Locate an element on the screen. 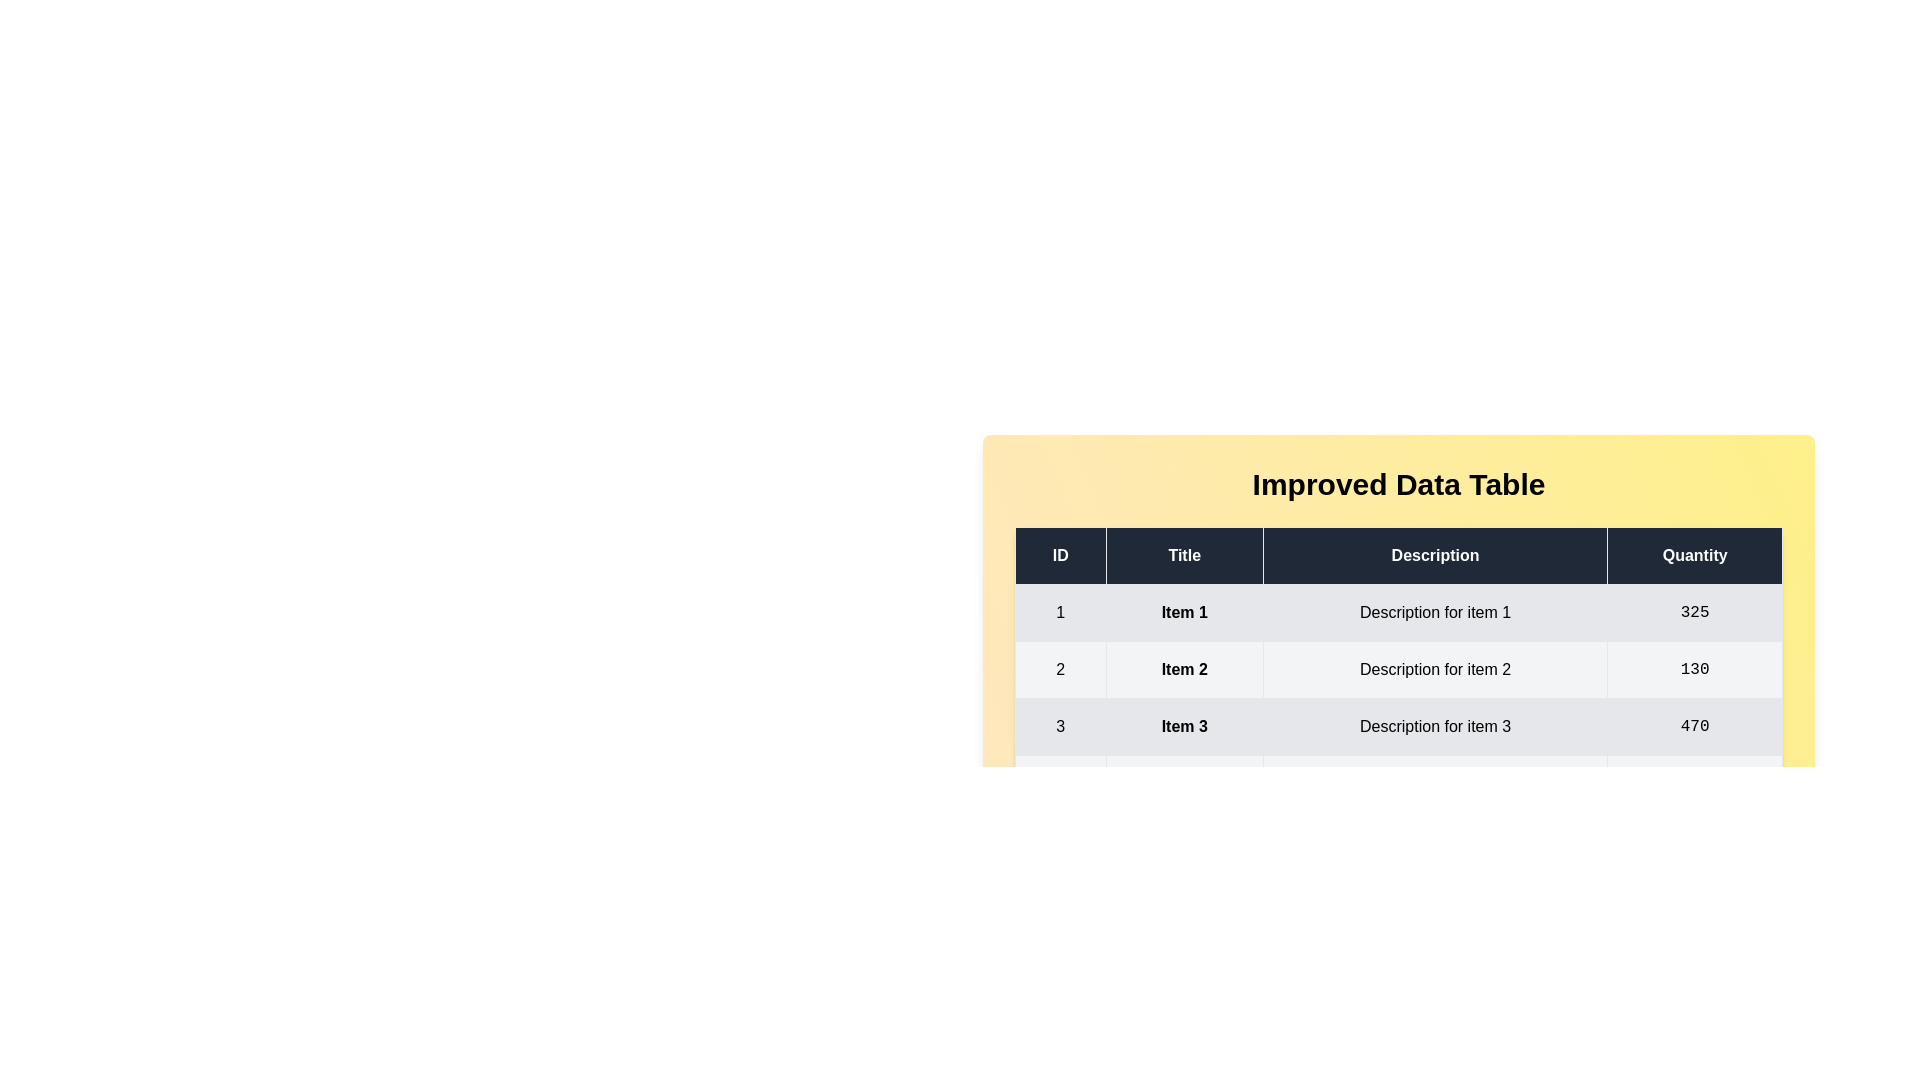  the cell with content 130 to select its content is located at coordinates (1693, 670).